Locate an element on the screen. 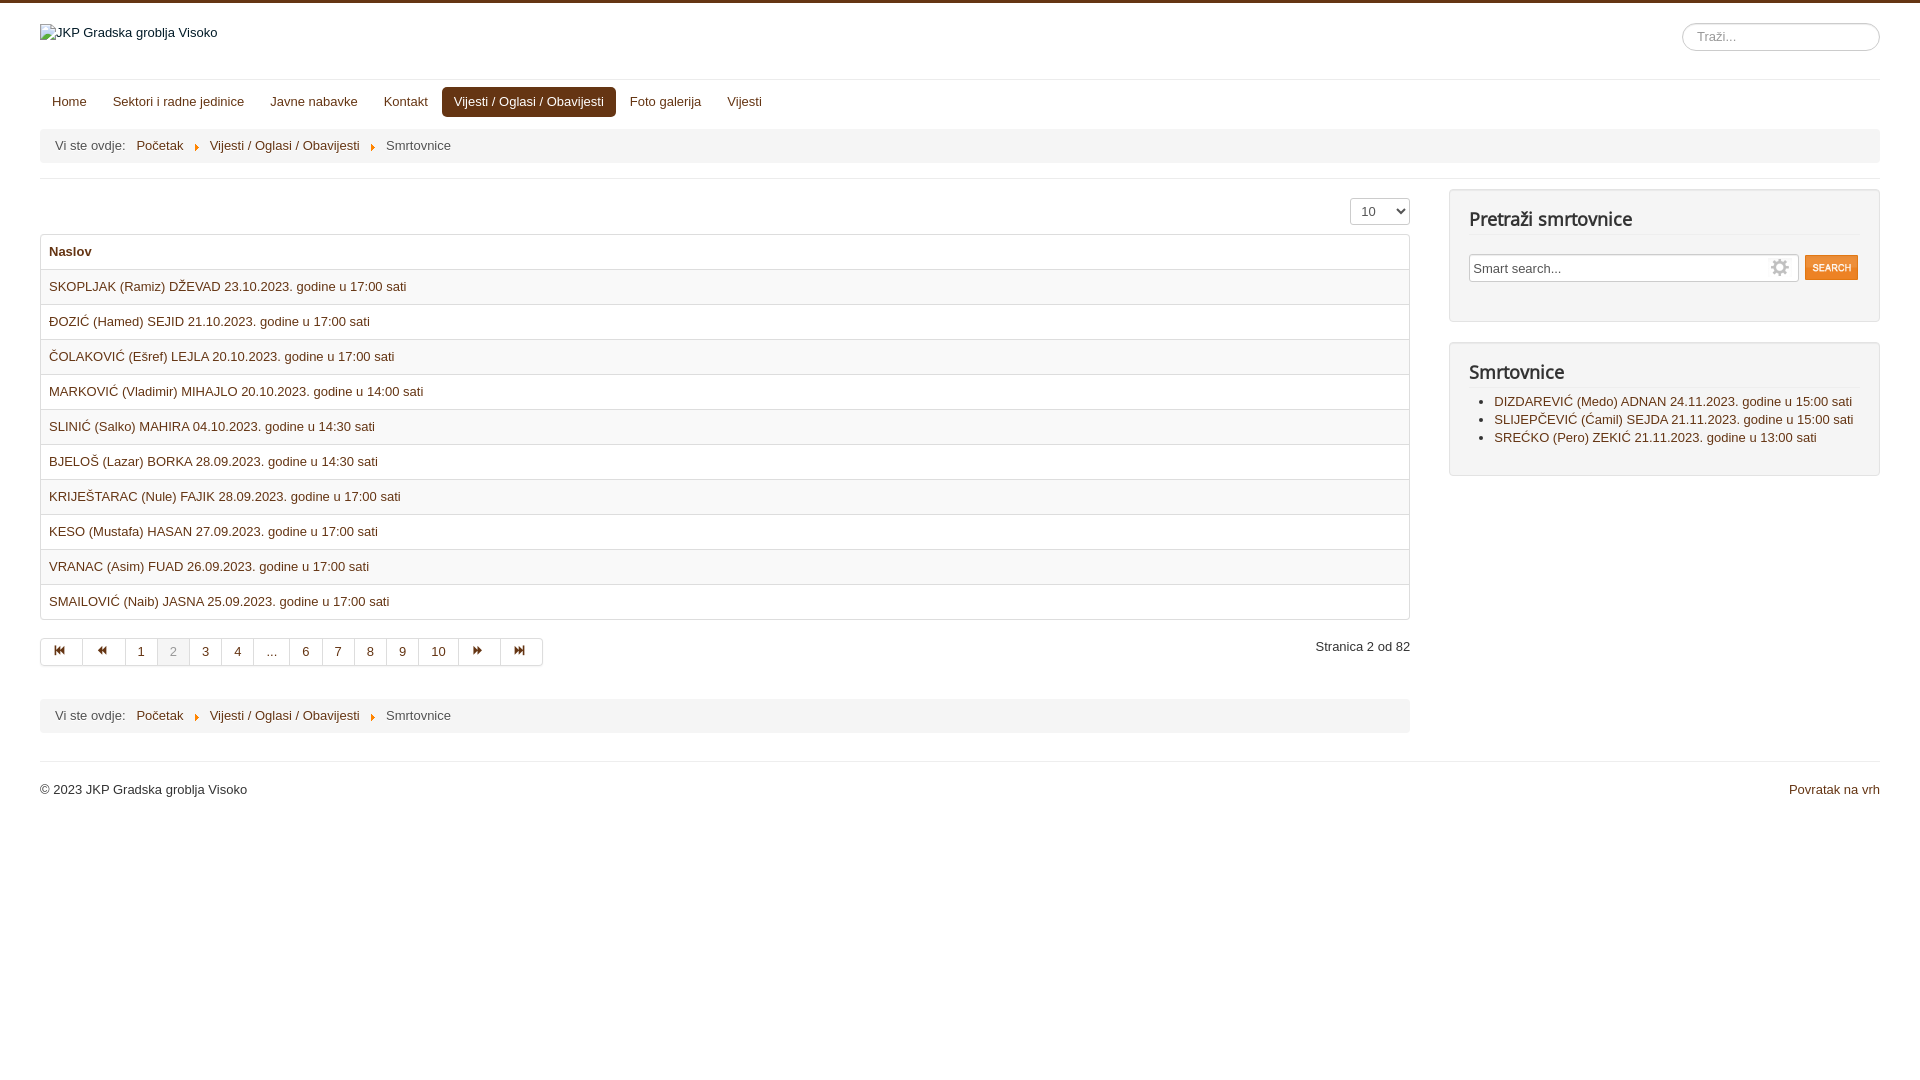  '1' is located at coordinates (141, 651).